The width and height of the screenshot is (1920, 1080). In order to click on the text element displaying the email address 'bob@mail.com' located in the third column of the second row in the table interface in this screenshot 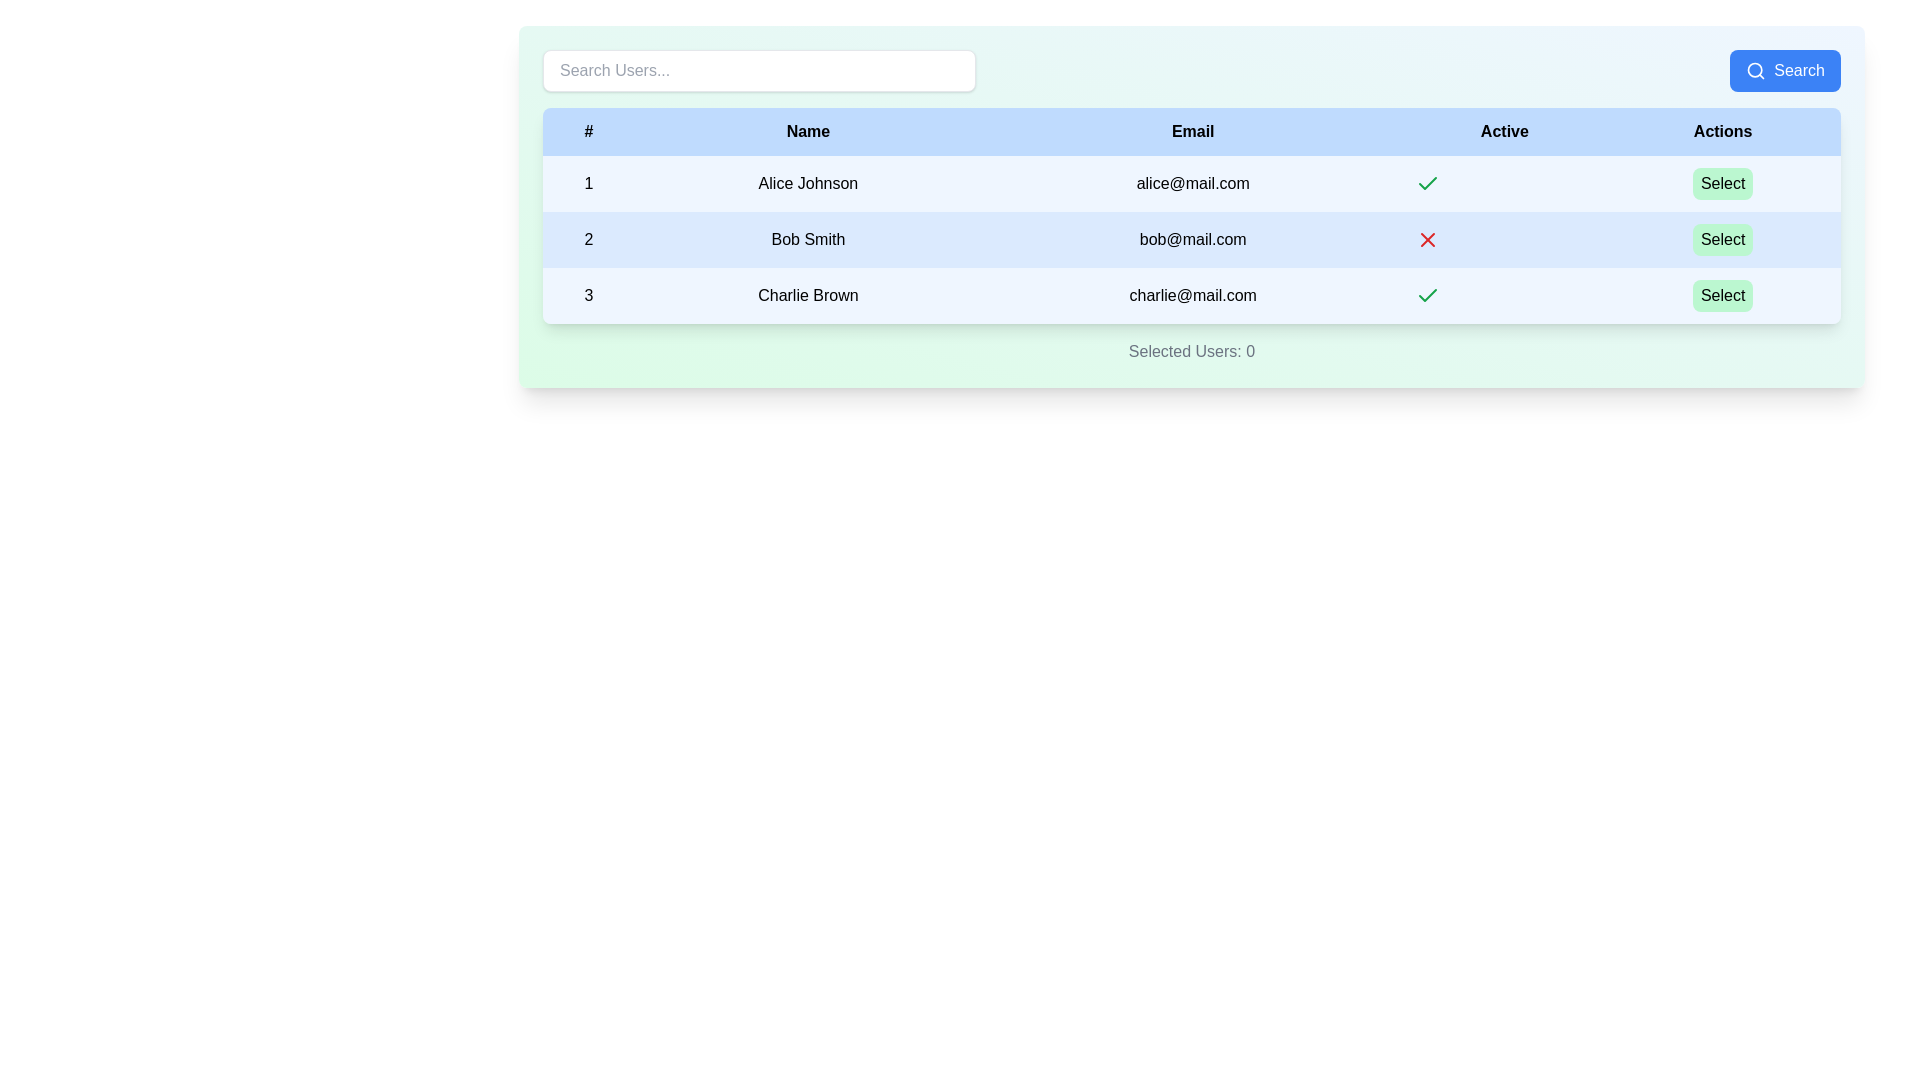, I will do `click(1193, 238)`.